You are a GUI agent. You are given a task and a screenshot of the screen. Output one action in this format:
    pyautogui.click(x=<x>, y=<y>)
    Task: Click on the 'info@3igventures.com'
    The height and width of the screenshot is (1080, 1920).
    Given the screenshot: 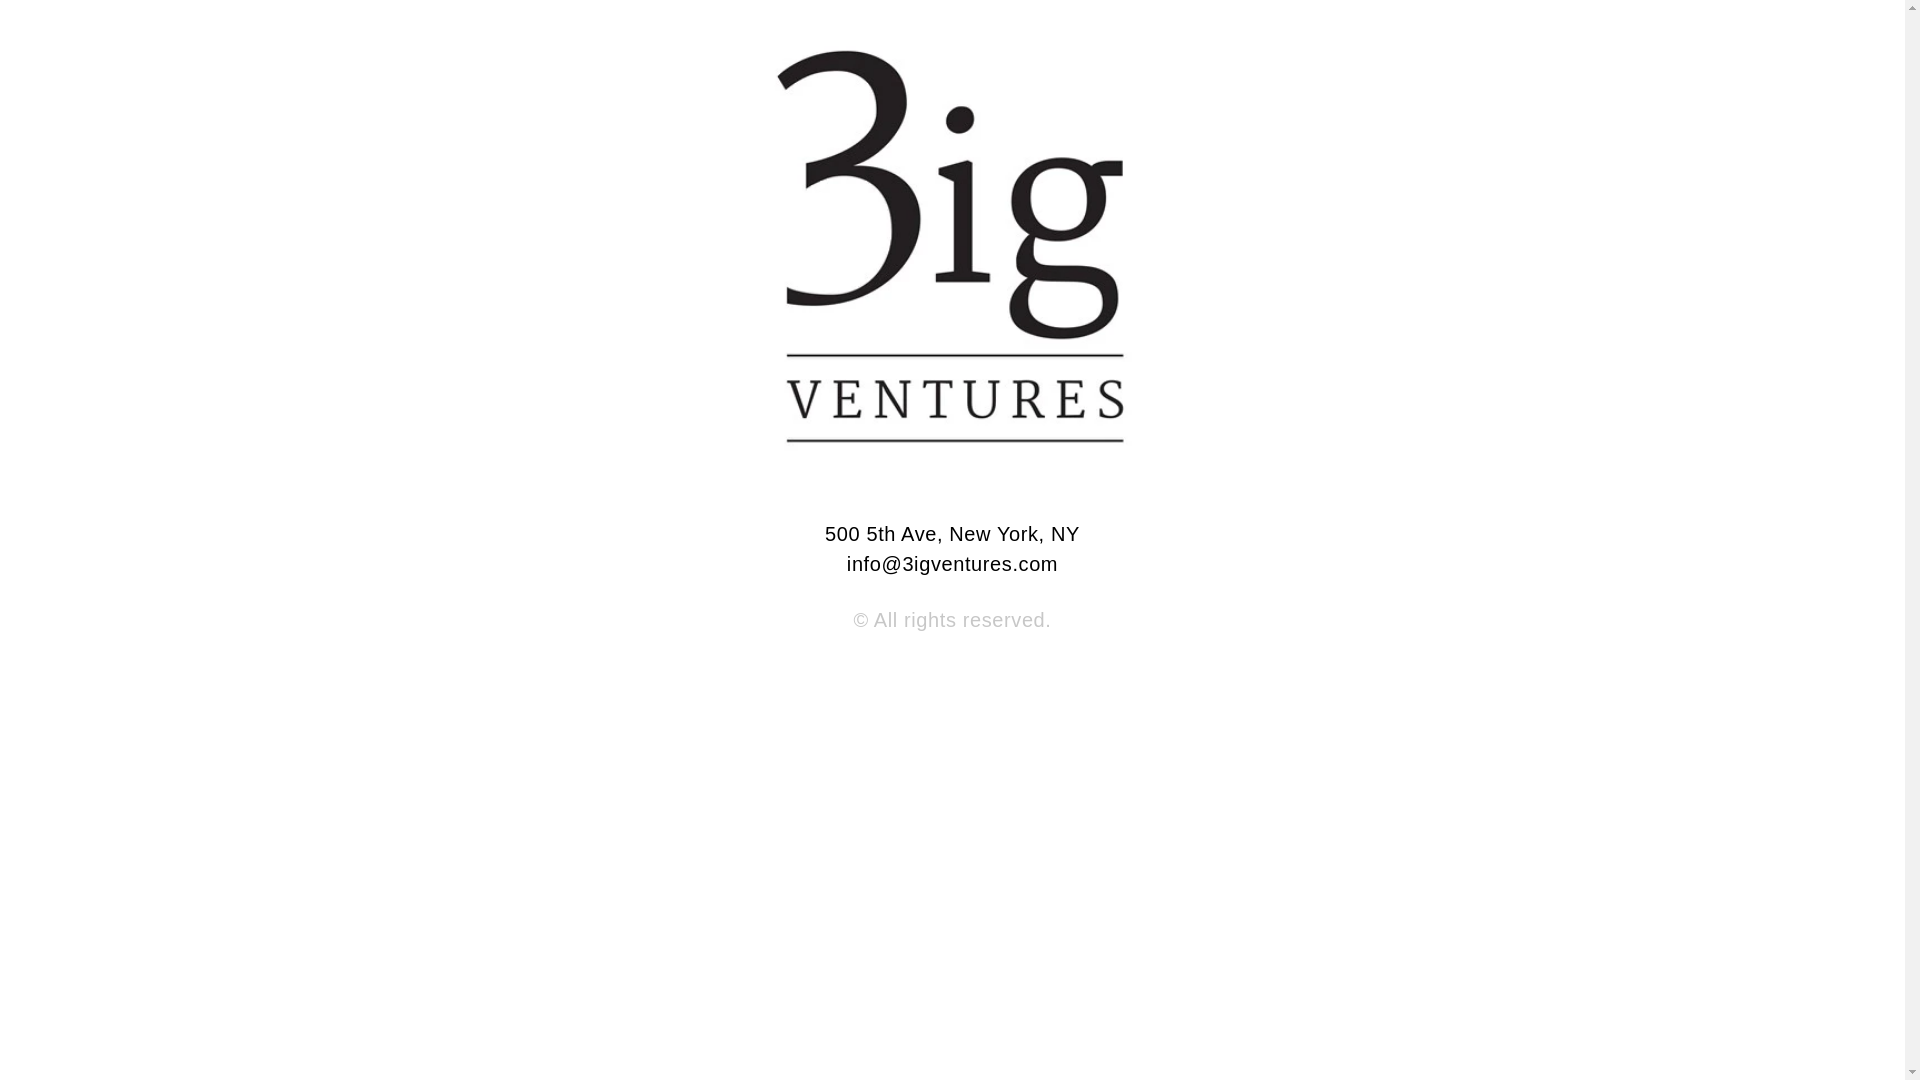 What is the action you would take?
    pyautogui.click(x=951, y=563)
    